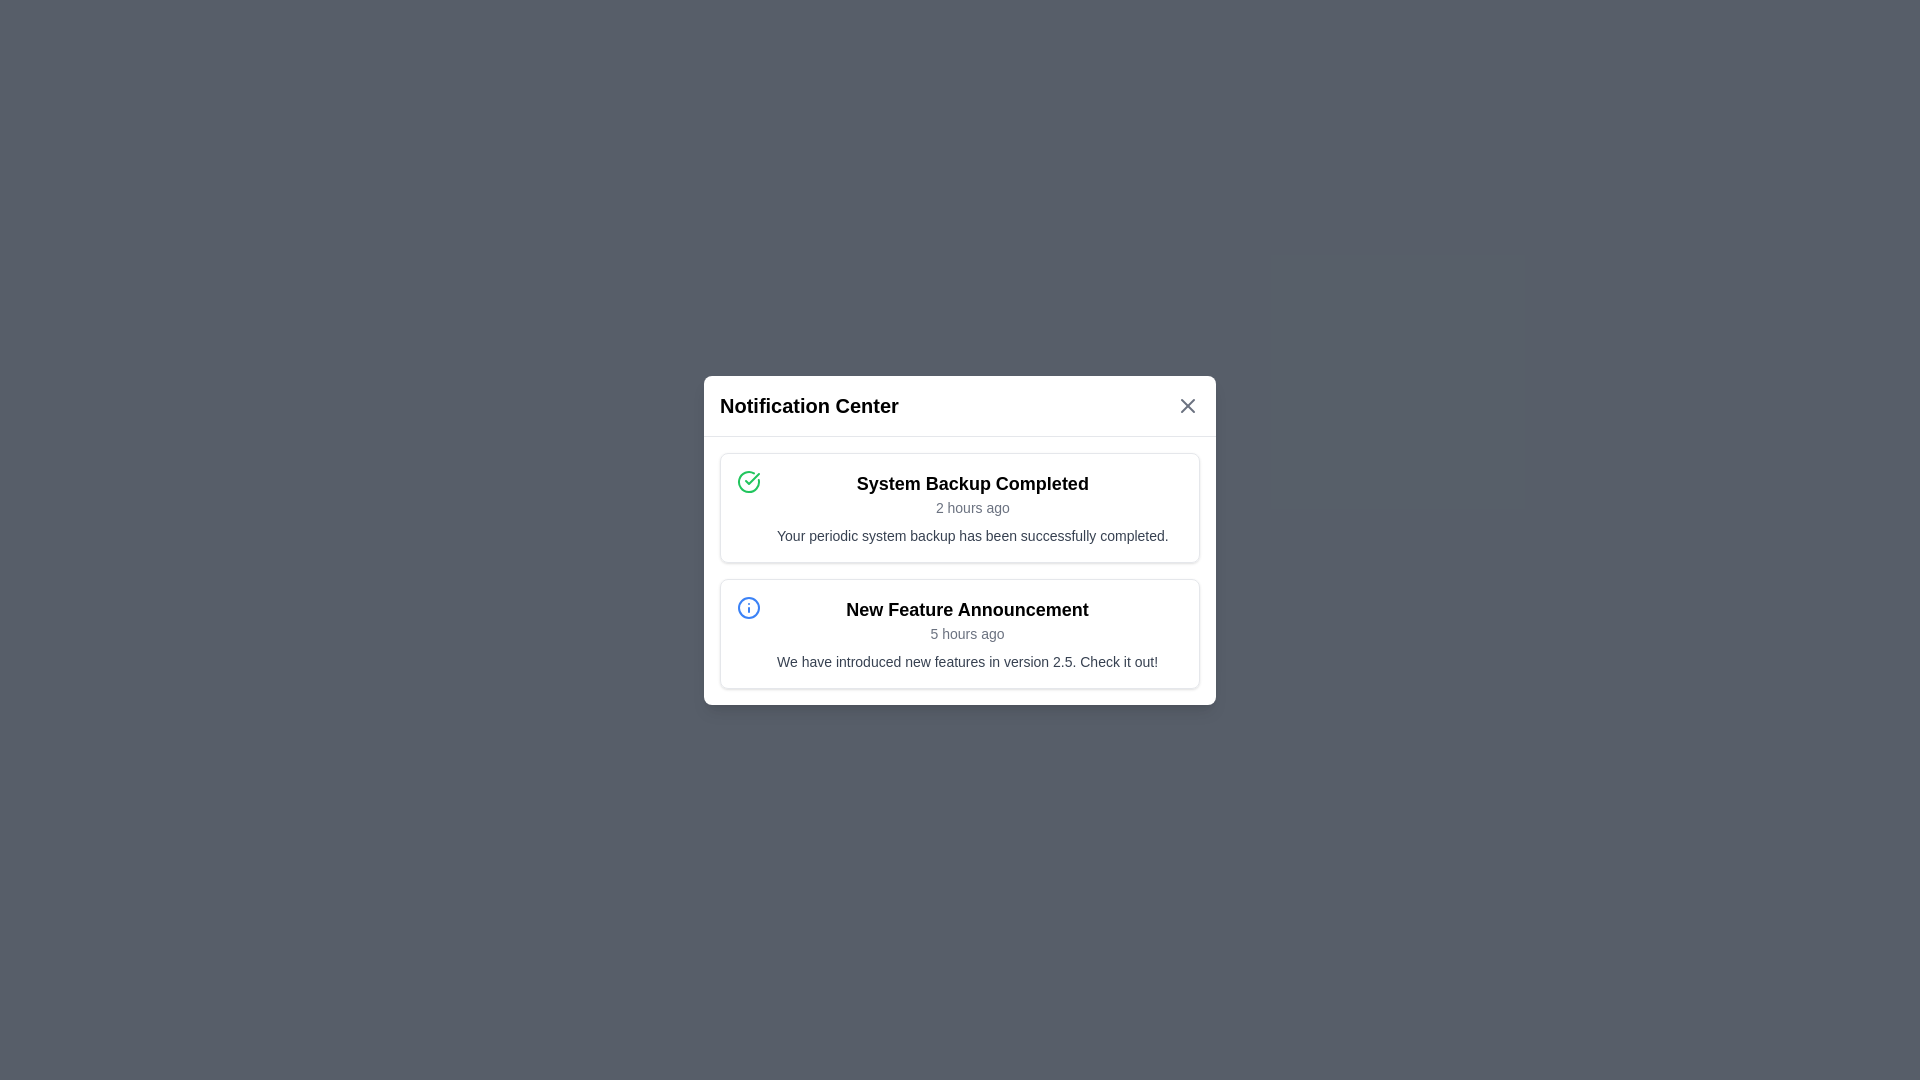 The height and width of the screenshot is (1080, 1920). I want to click on the notification card titled 'New Feature Announcement', which is the second card in the notification center, so click(960, 633).